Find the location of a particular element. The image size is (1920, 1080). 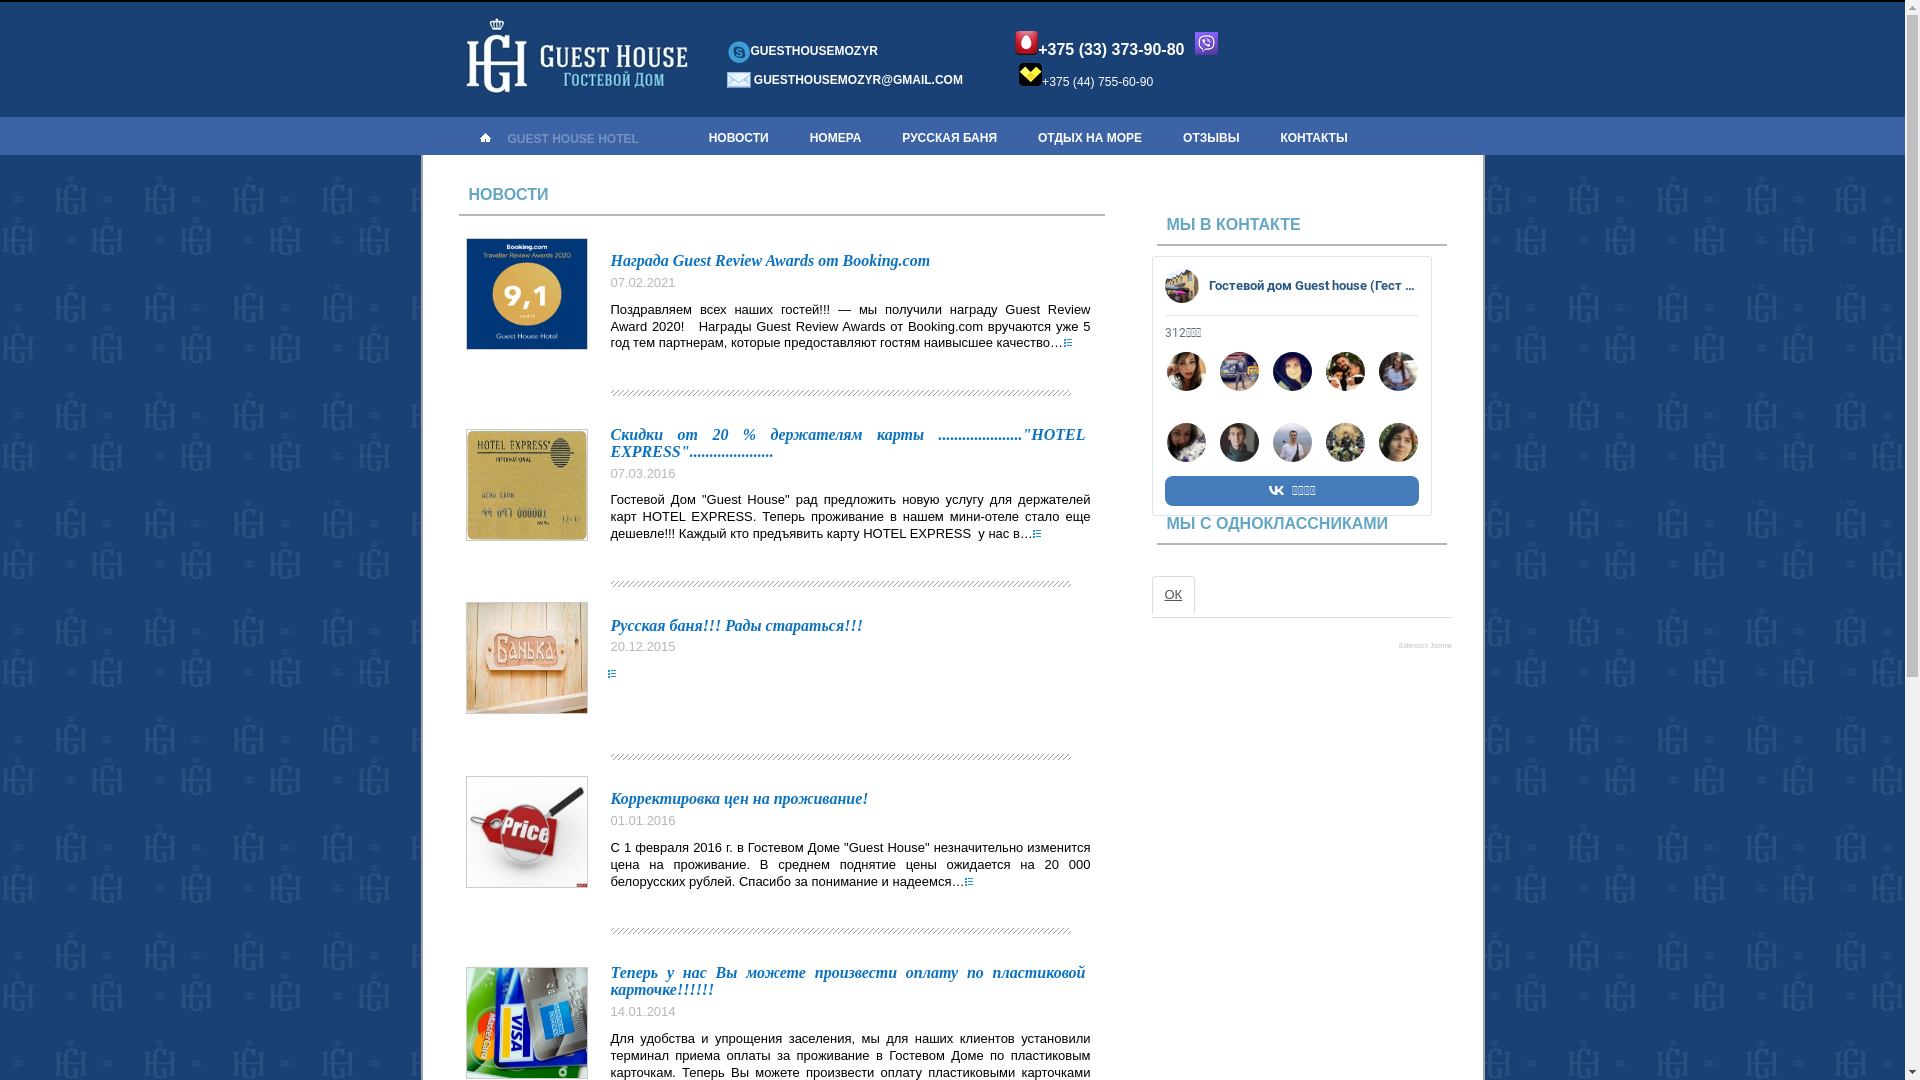

'GUESTHOUSEMOZYR@GMAIL.COM' is located at coordinates (752, 79).